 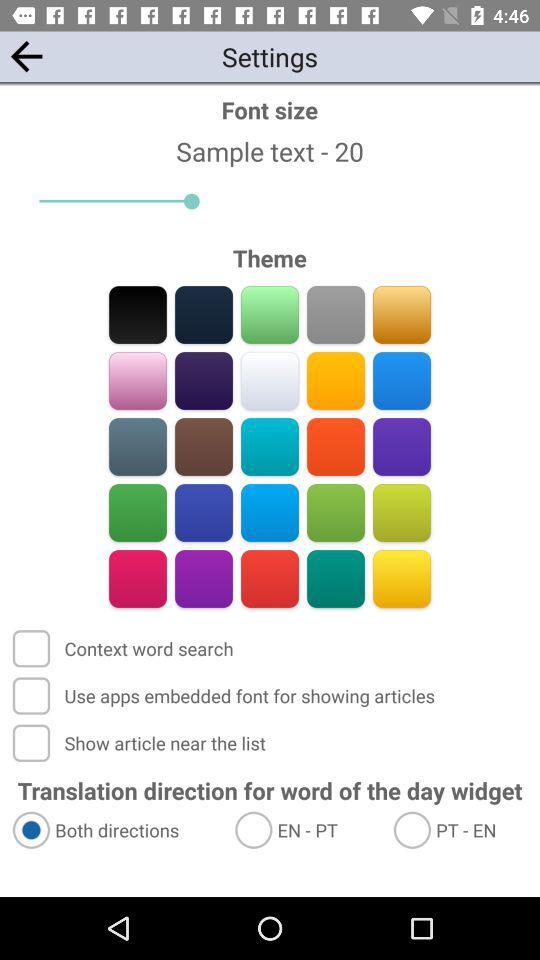 What do you see at coordinates (140, 742) in the screenshot?
I see `the item below use apps embedded checkbox` at bounding box center [140, 742].